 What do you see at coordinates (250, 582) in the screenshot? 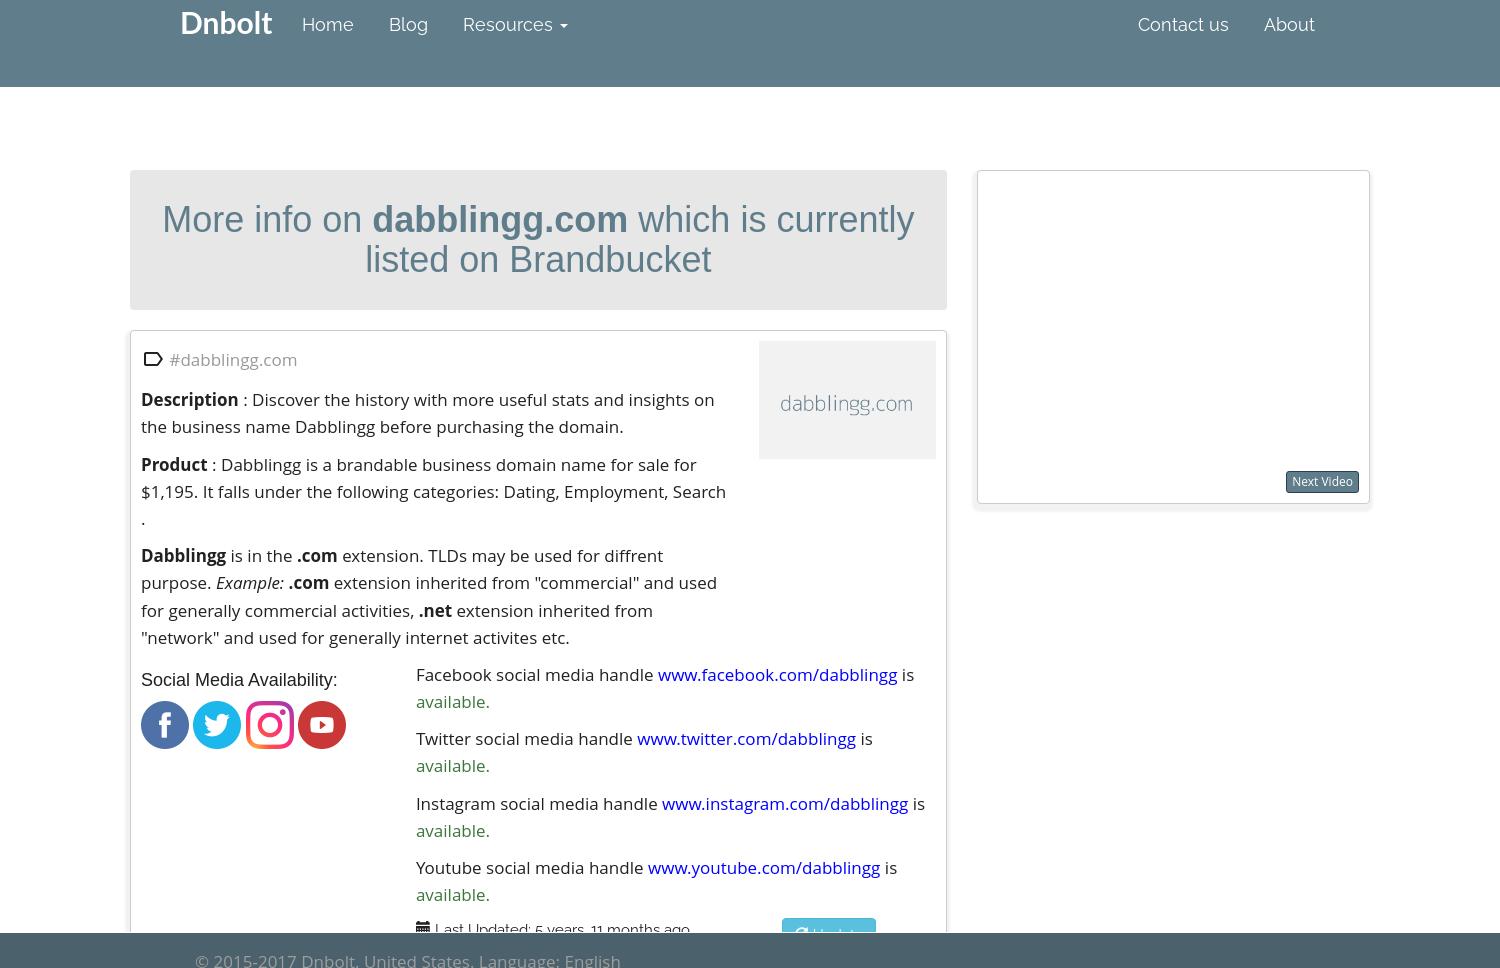
I see `'Example:'` at bounding box center [250, 582].